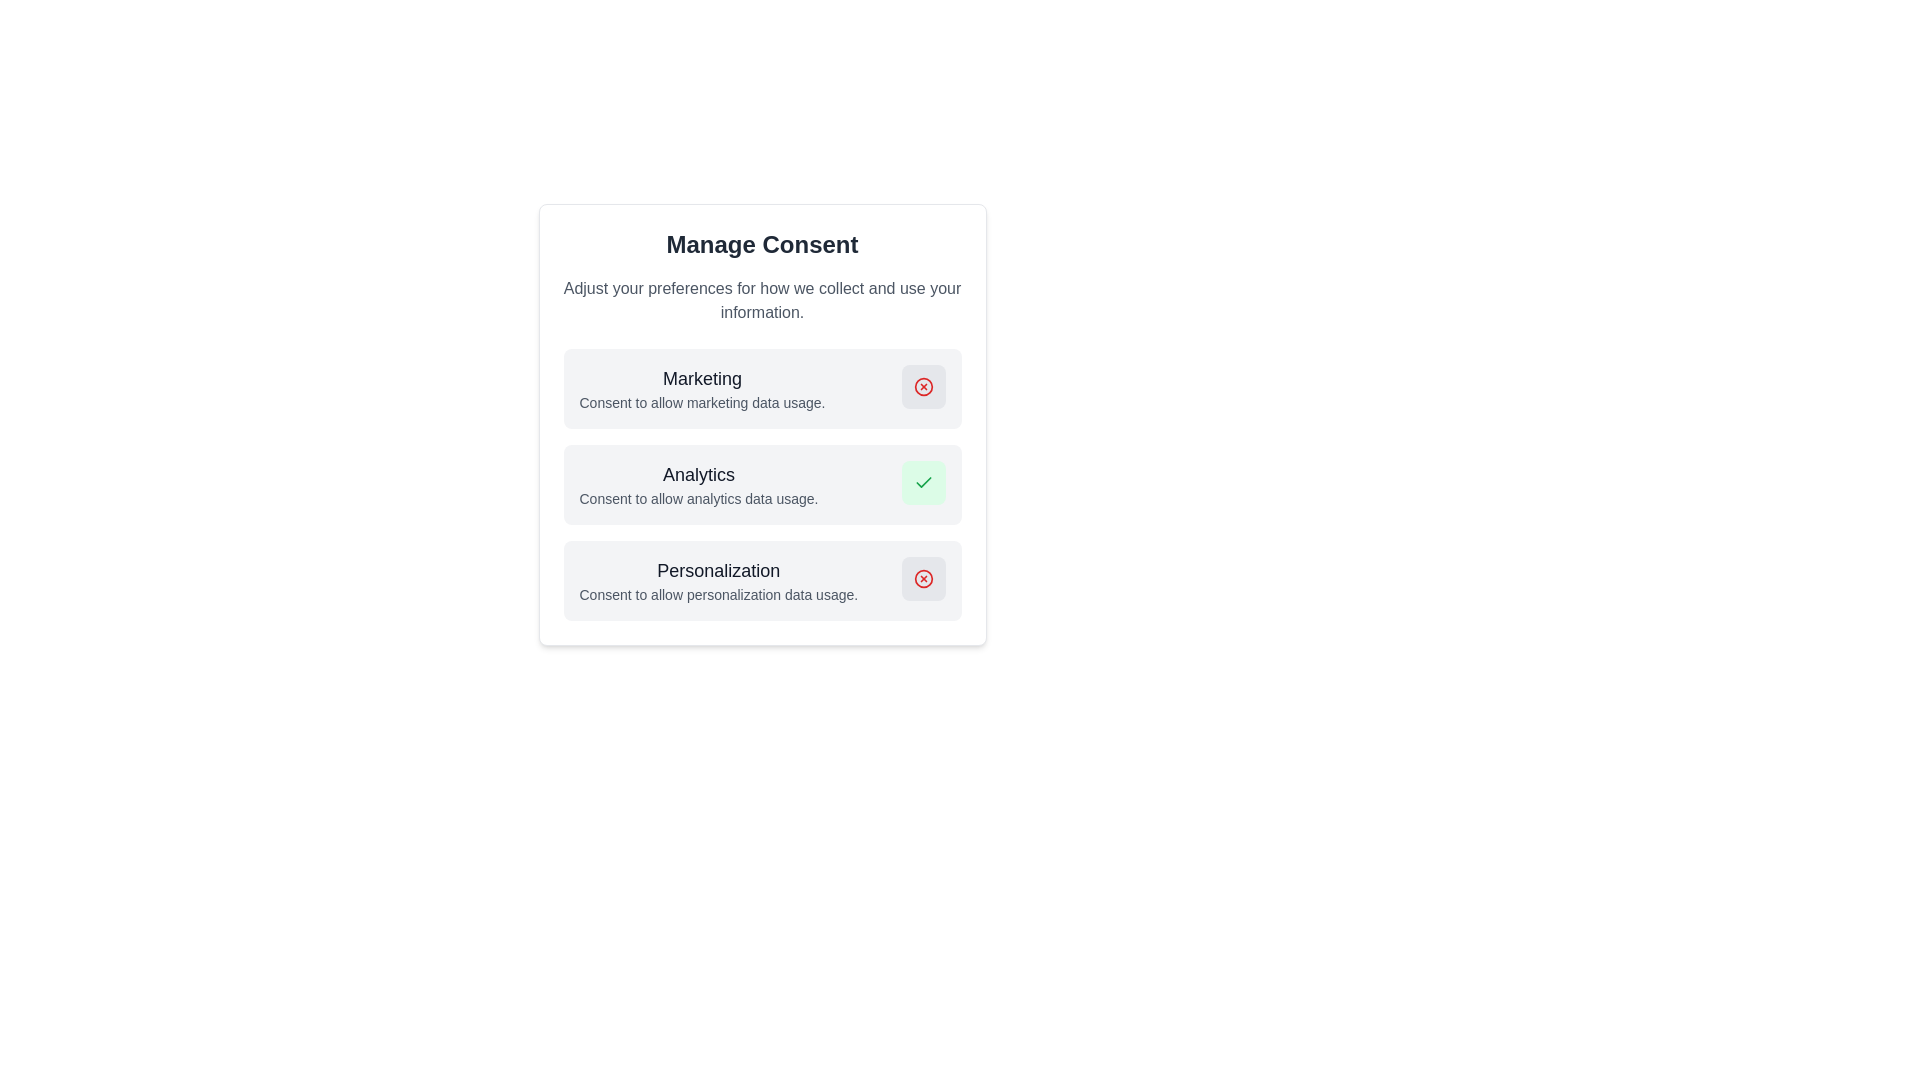 The height and width of the screenshot is (1080, 1920). Describe the element at coordinates (718, 581) in the screenshot. I see `the static text component that displays 'Personalization' and 'Consent to allow personalization data usage.' This component is the third card in the 'Manage Consent' section, positioned below the 'Analytics' card` at that location.